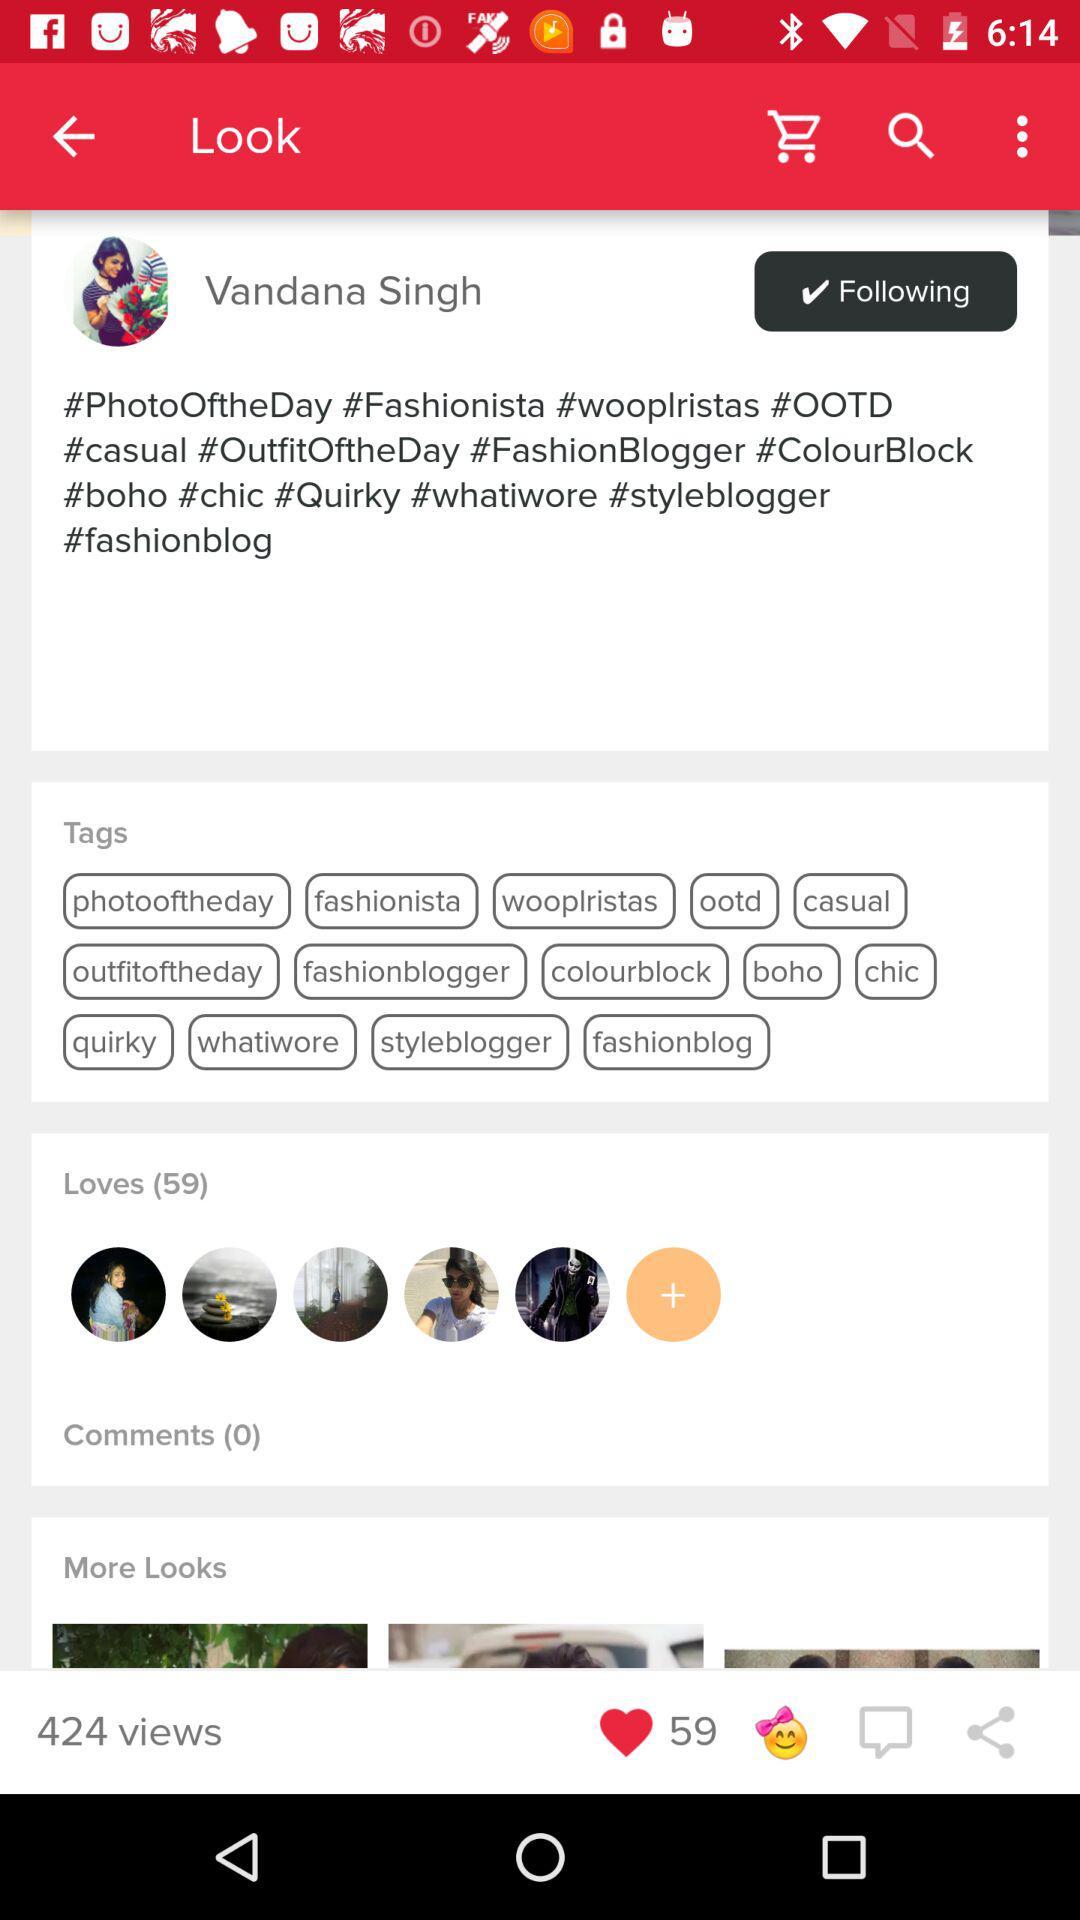  What do you see at coordinates (779, 1731) in the screenshot?
I see `a reaction to this profile` at bounding box center [779, 1731].